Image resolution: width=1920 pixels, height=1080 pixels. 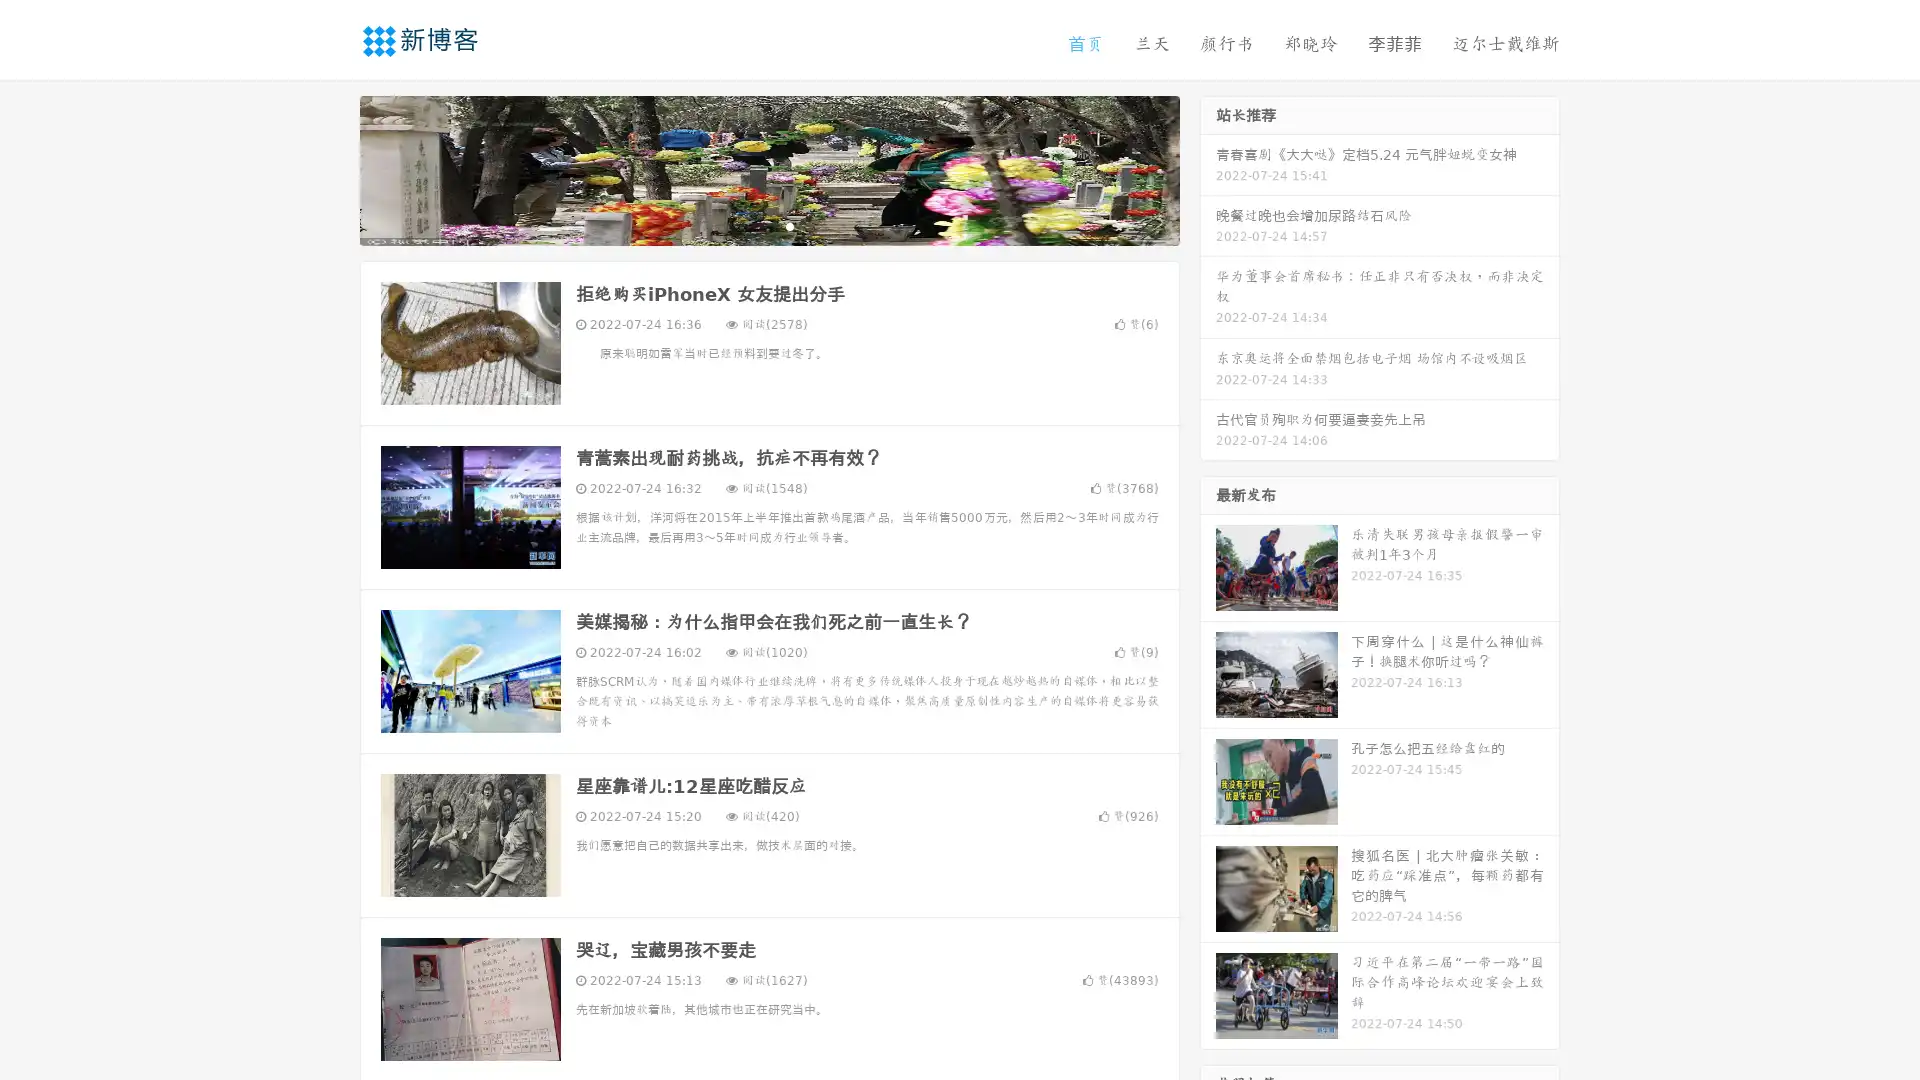 What do you see at coordinates (789, 225) in the screenshot?
I see `Go to slide 3` at bounding box center [789, 225].